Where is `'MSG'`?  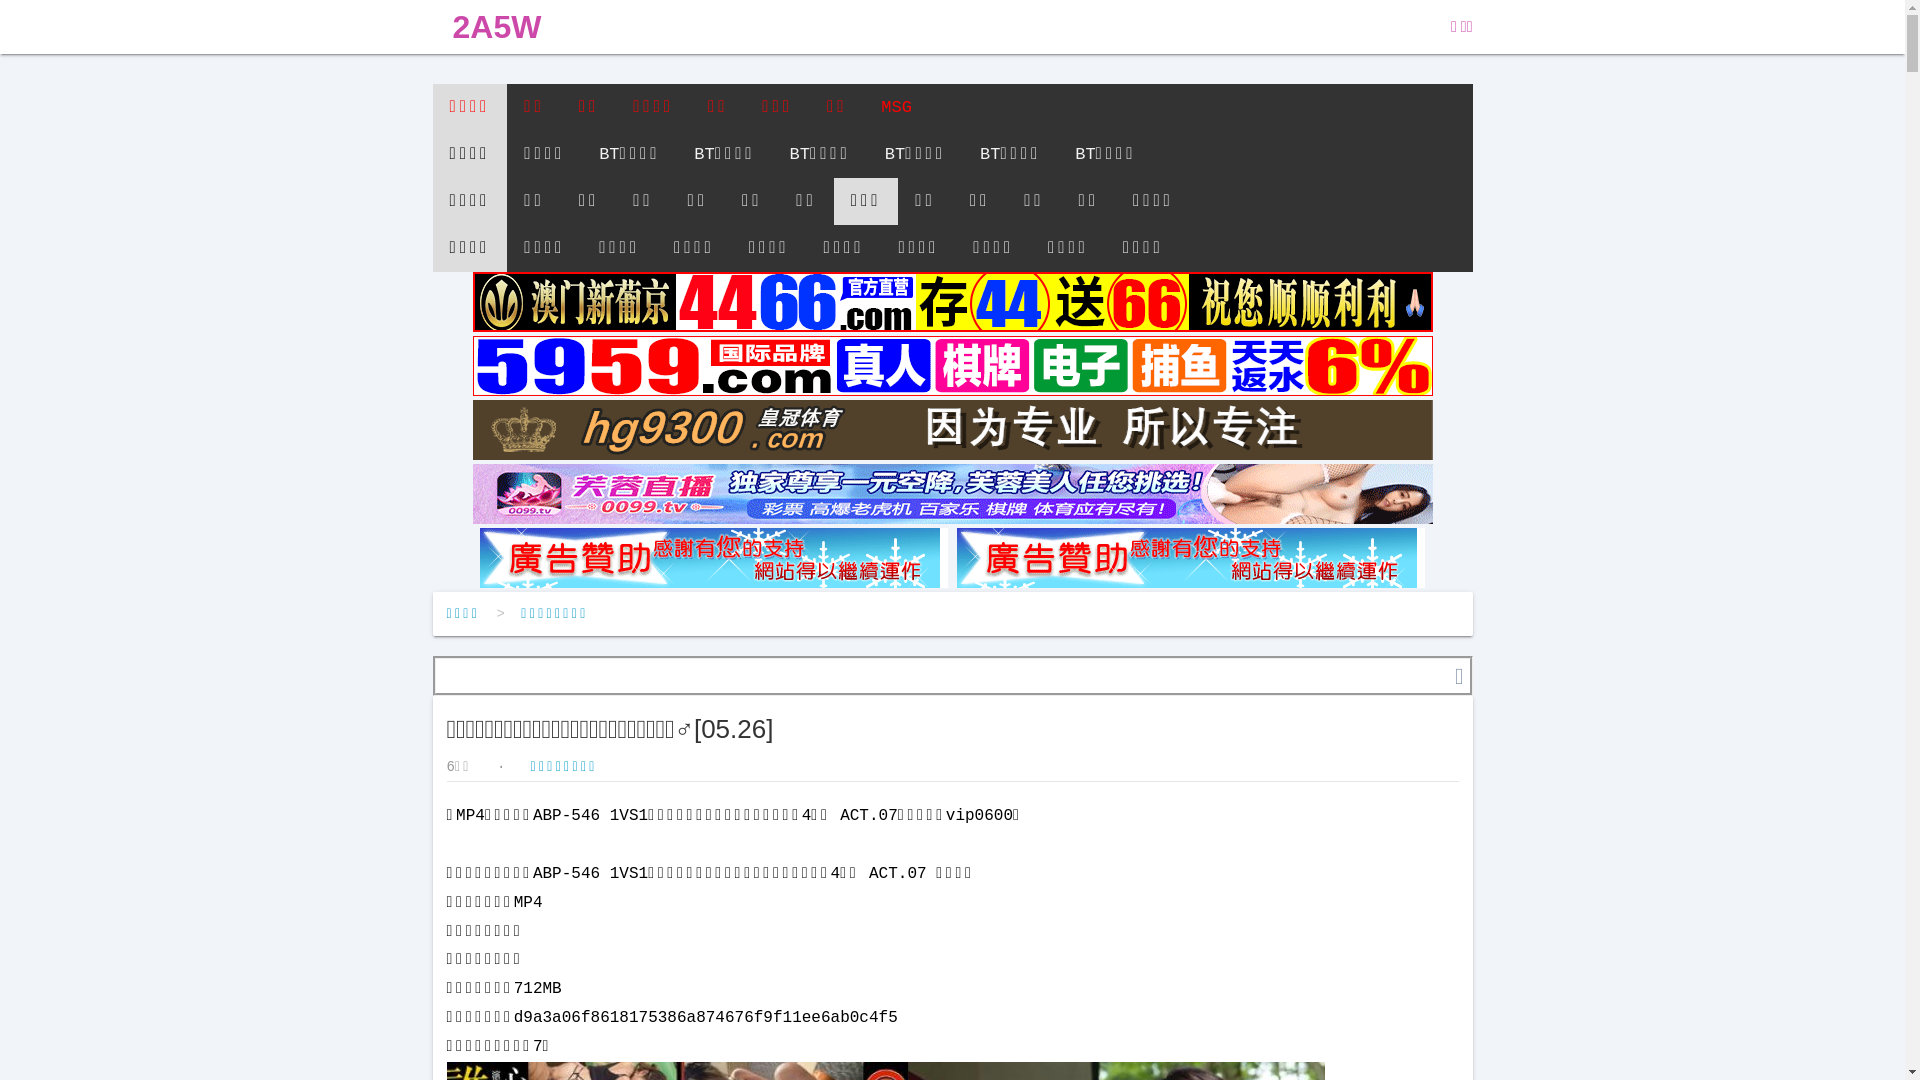
'MSG' is located at coordinates (895, 107).